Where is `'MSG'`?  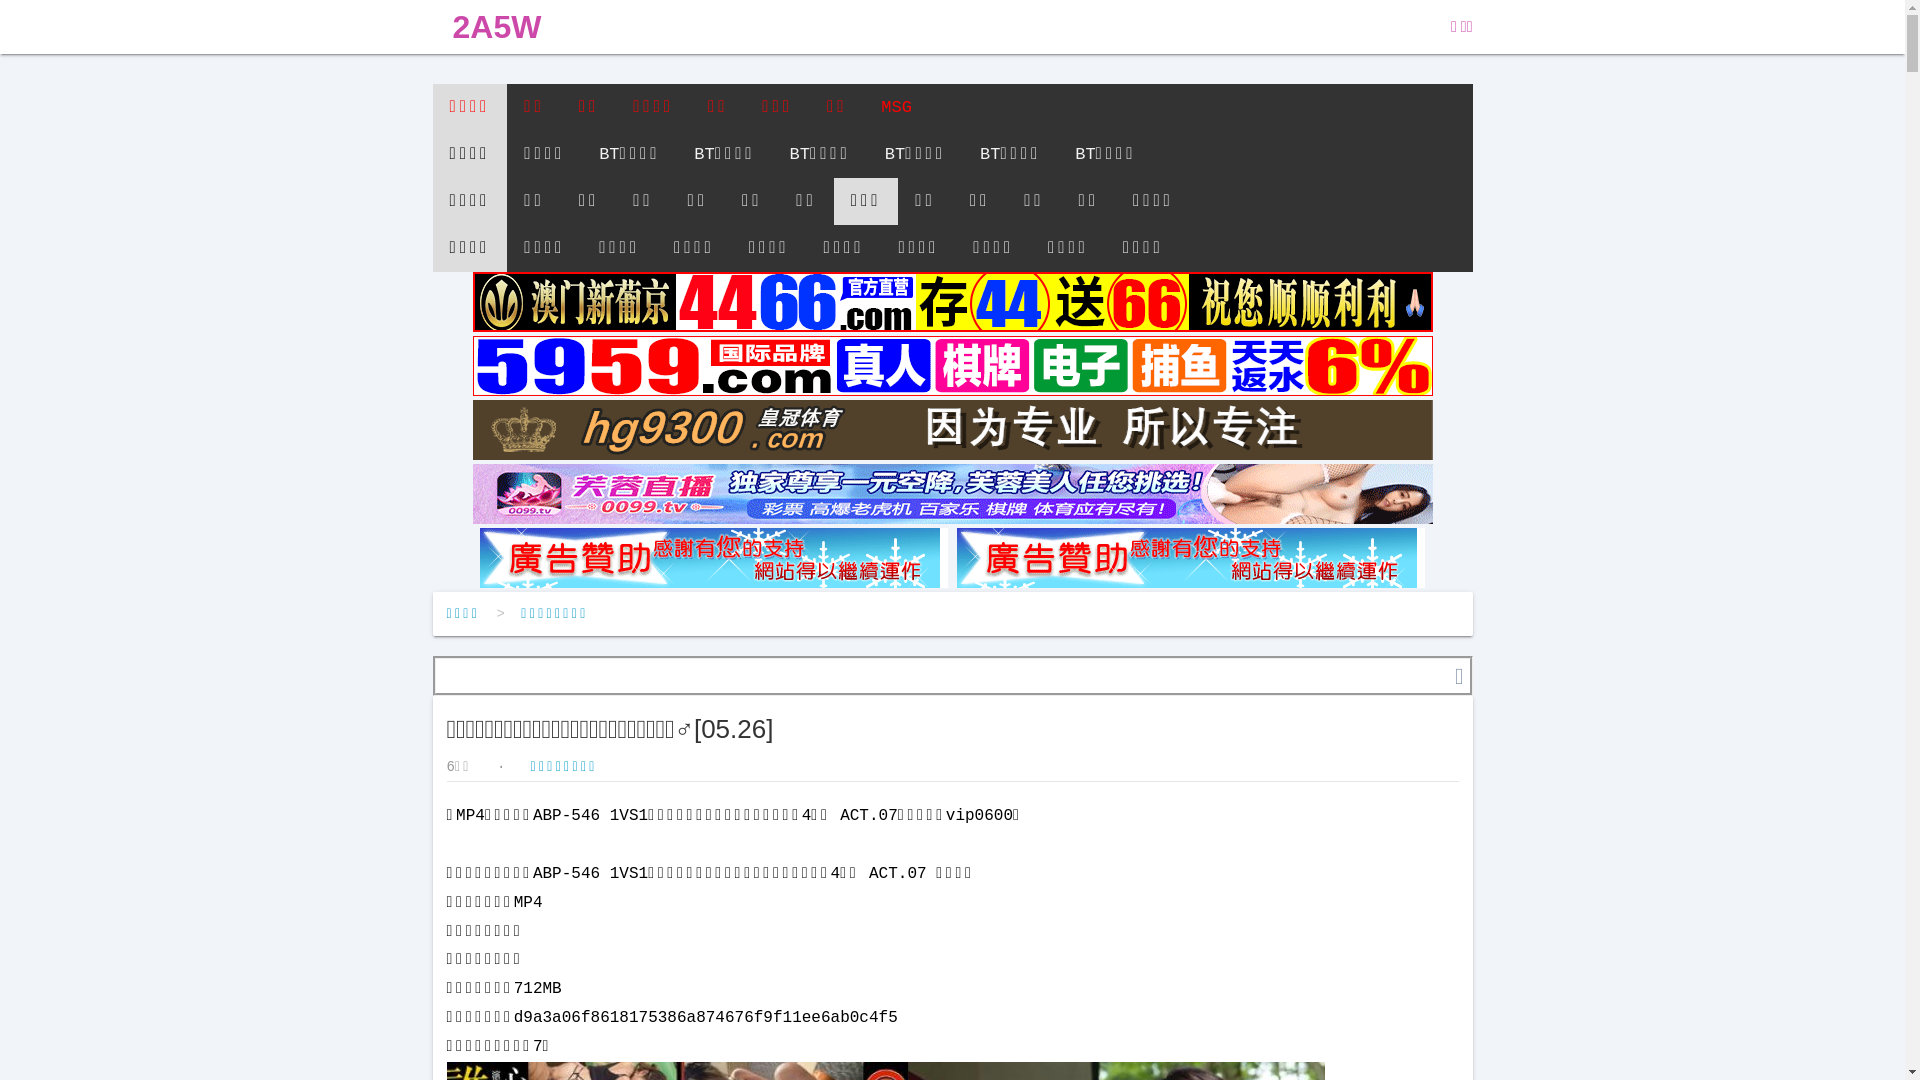
'MSG' is located at coordinates (895, 107).